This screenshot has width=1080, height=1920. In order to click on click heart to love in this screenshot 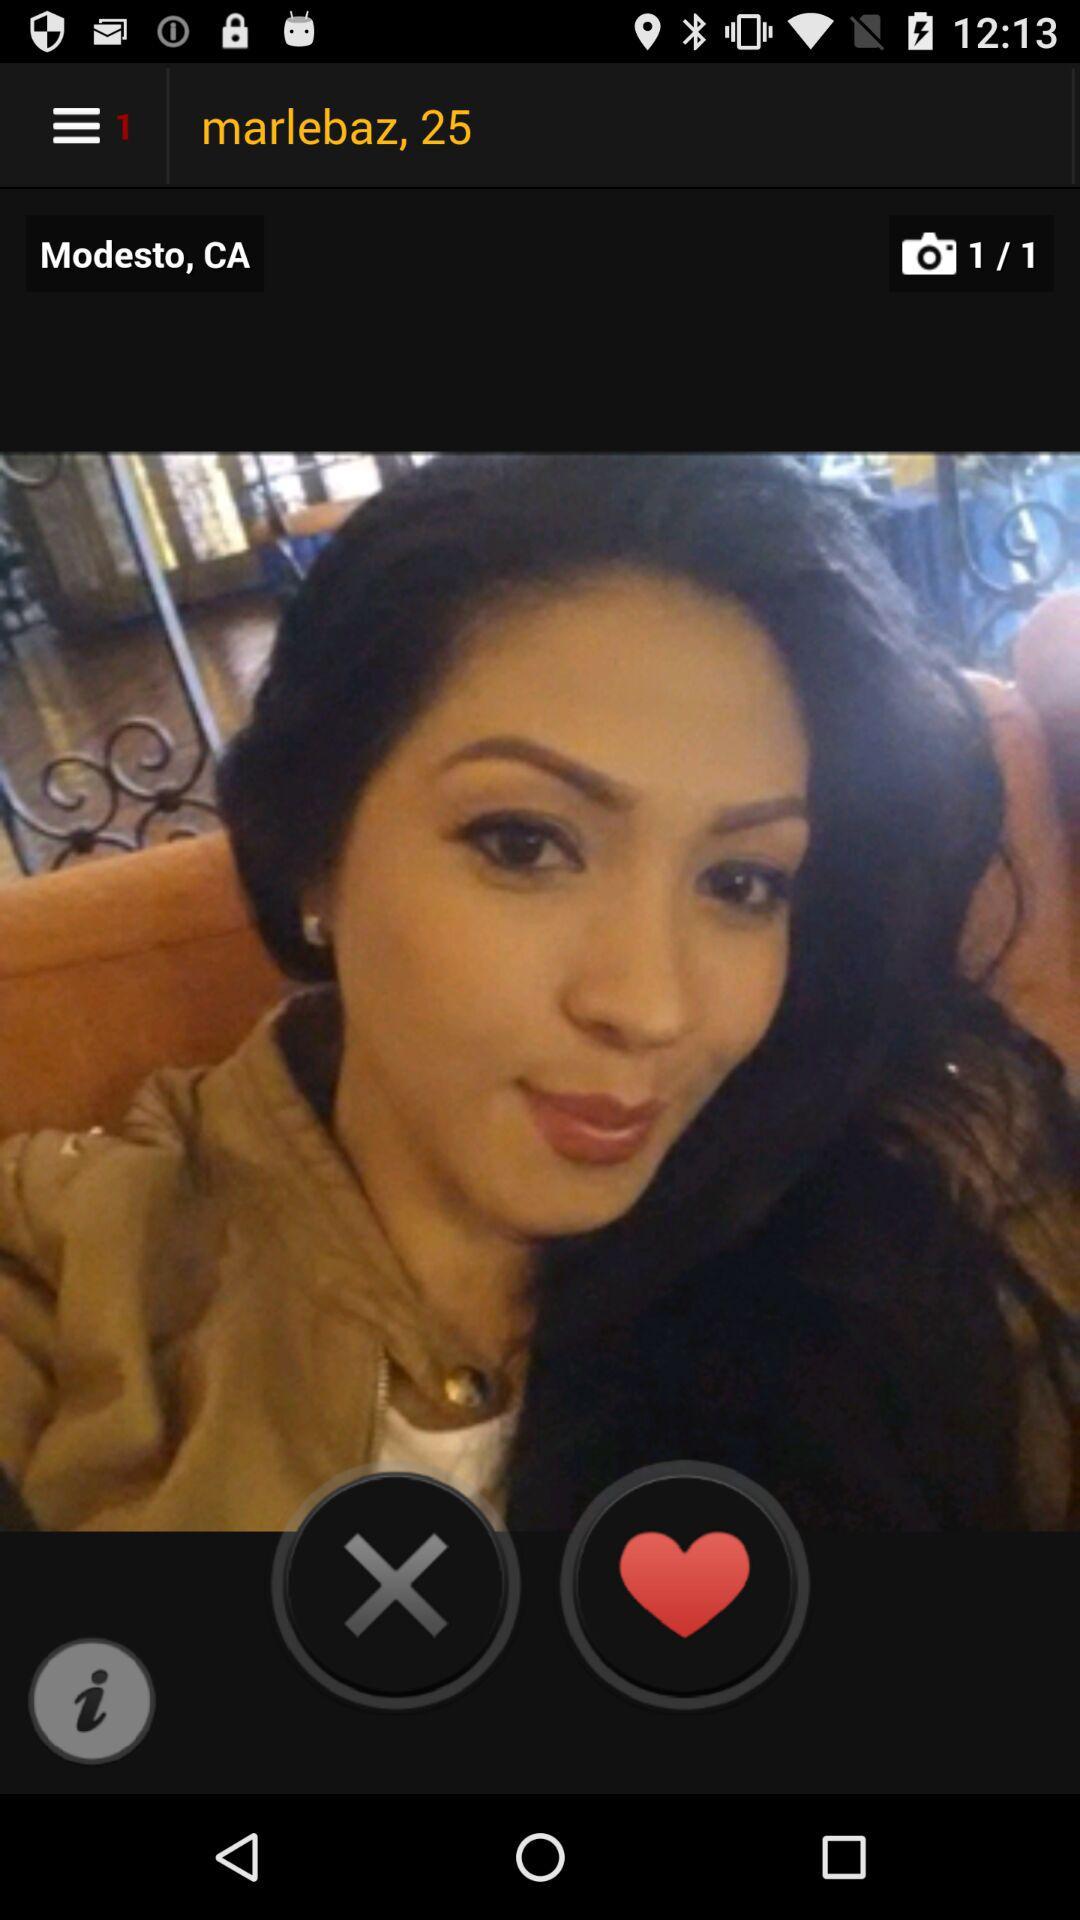, I will do `click(682, 1583)`.